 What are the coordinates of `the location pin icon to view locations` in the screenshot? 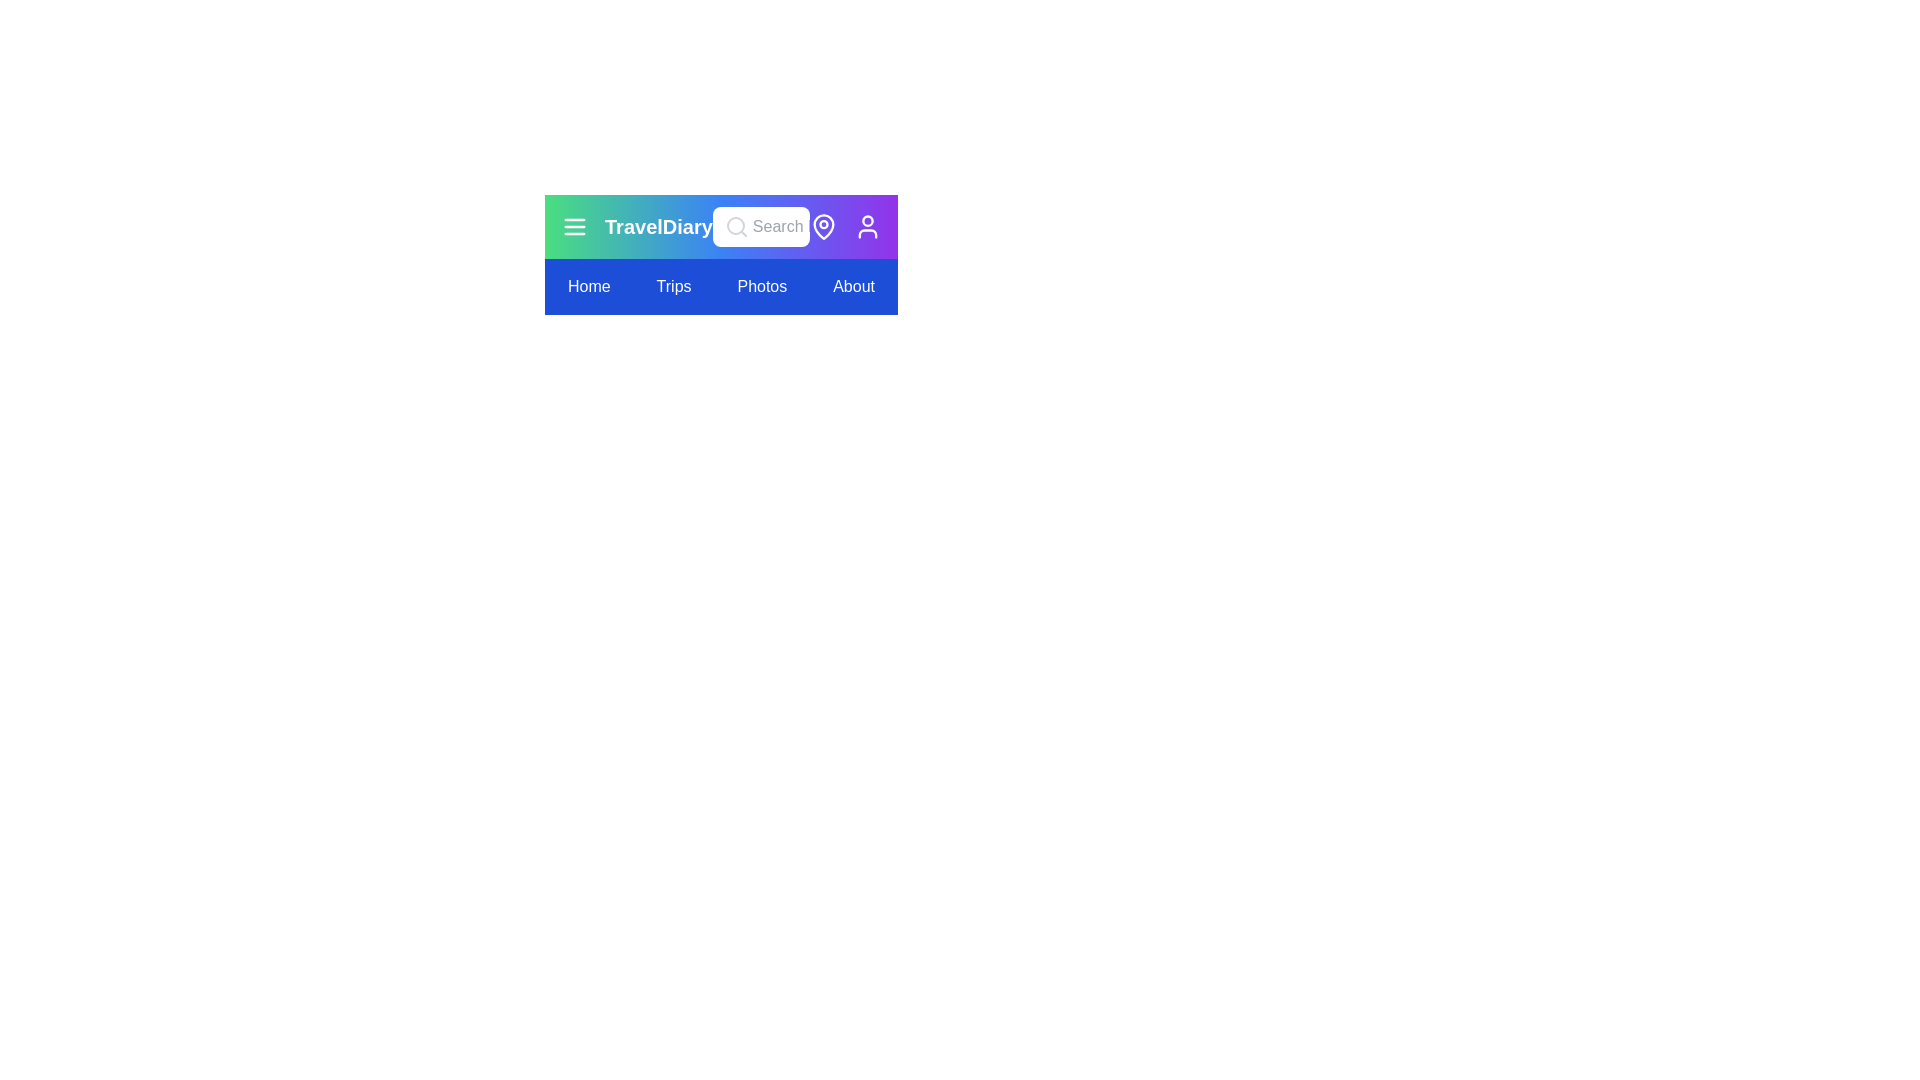 It's located at (824, 226).